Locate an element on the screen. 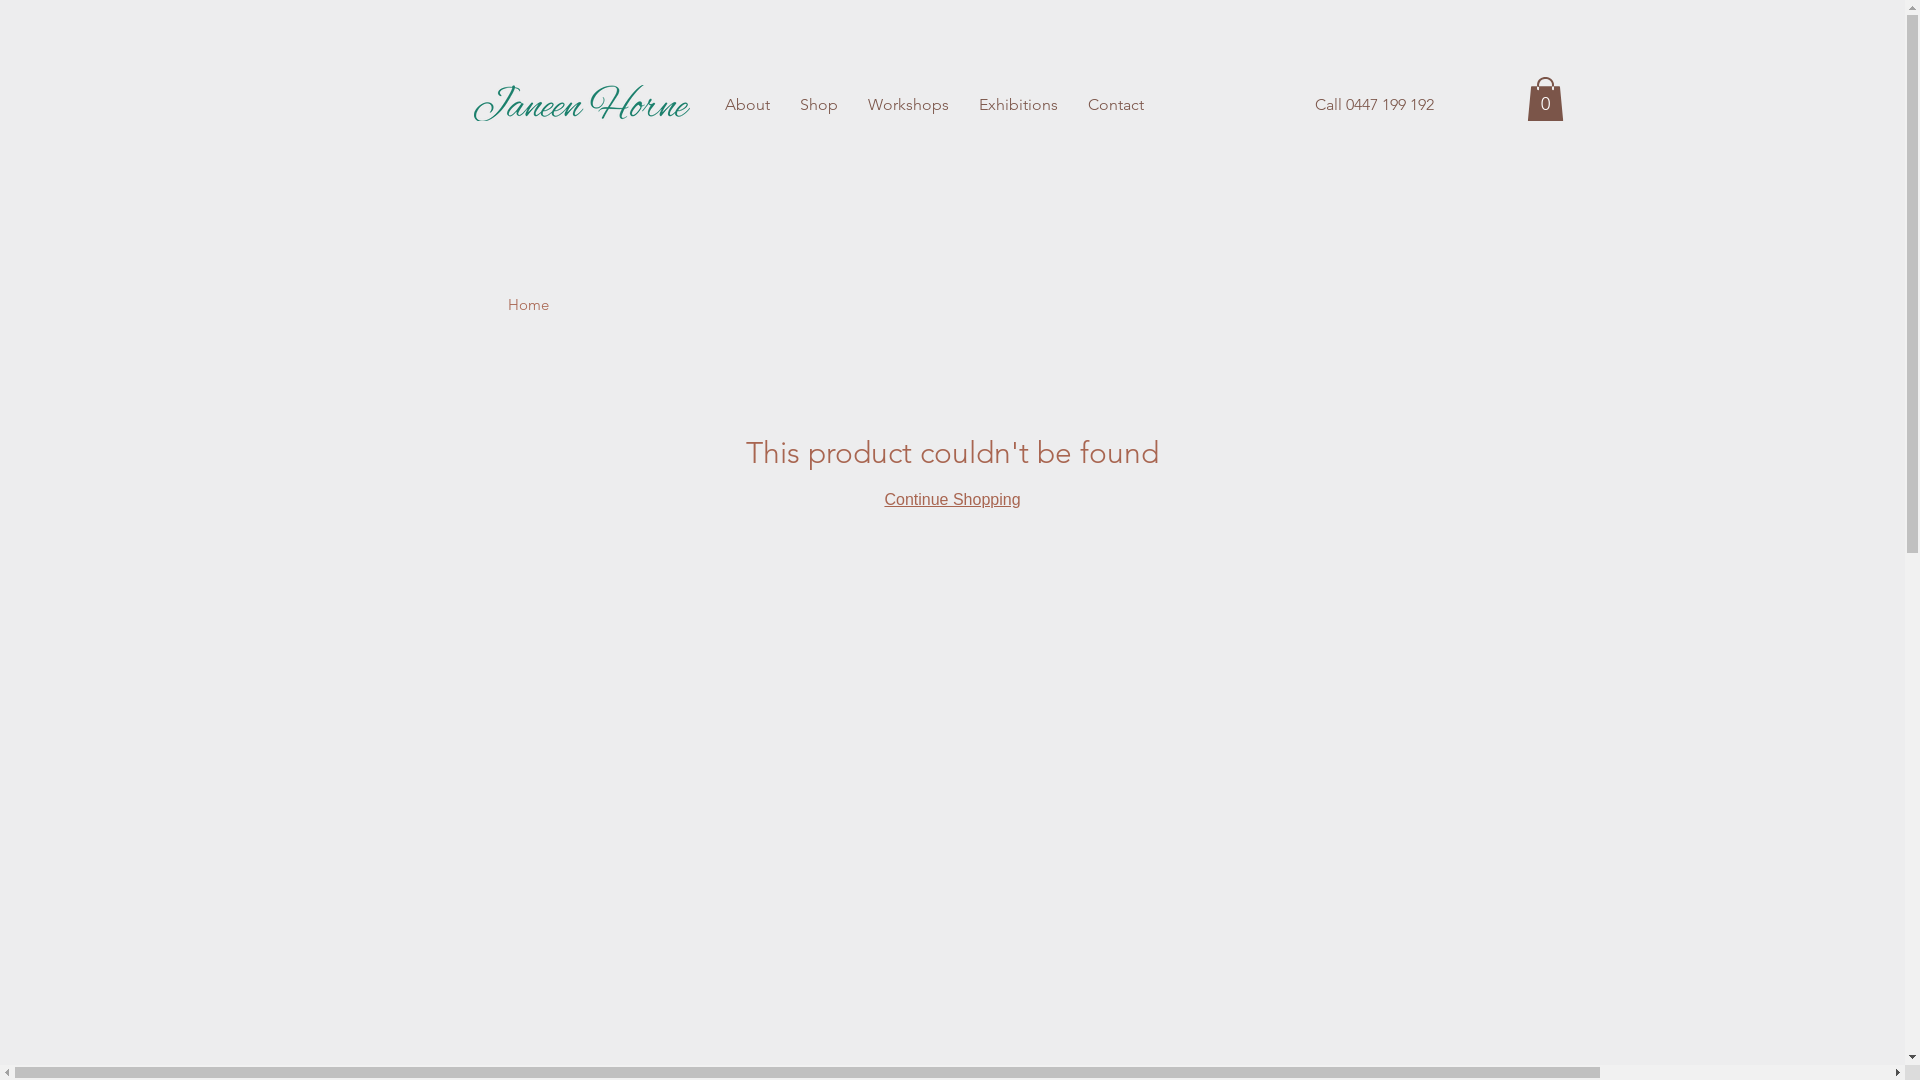 The image size is (1920, 1080). 'Shop' is located at coordinates (817, 104).